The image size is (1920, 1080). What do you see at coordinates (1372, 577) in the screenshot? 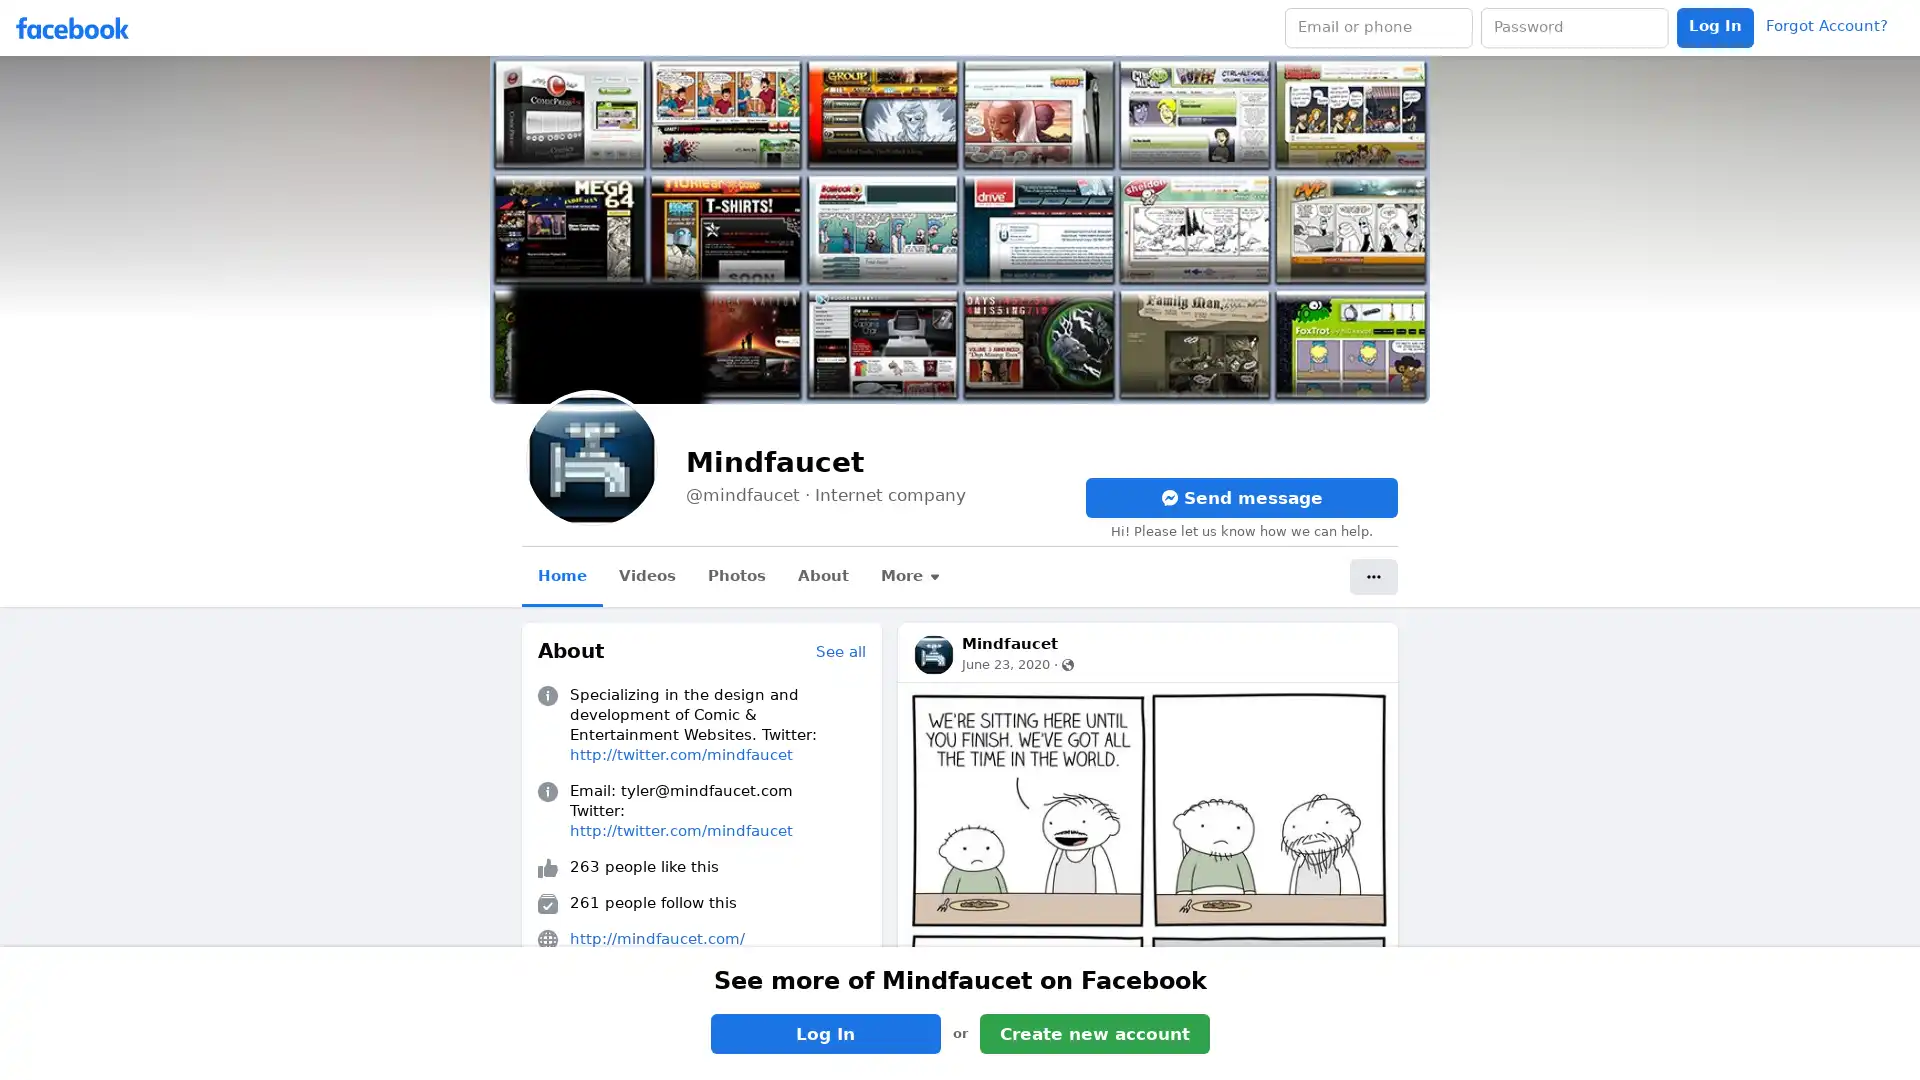
I see `More actions` at bounding box center [1372, 577].